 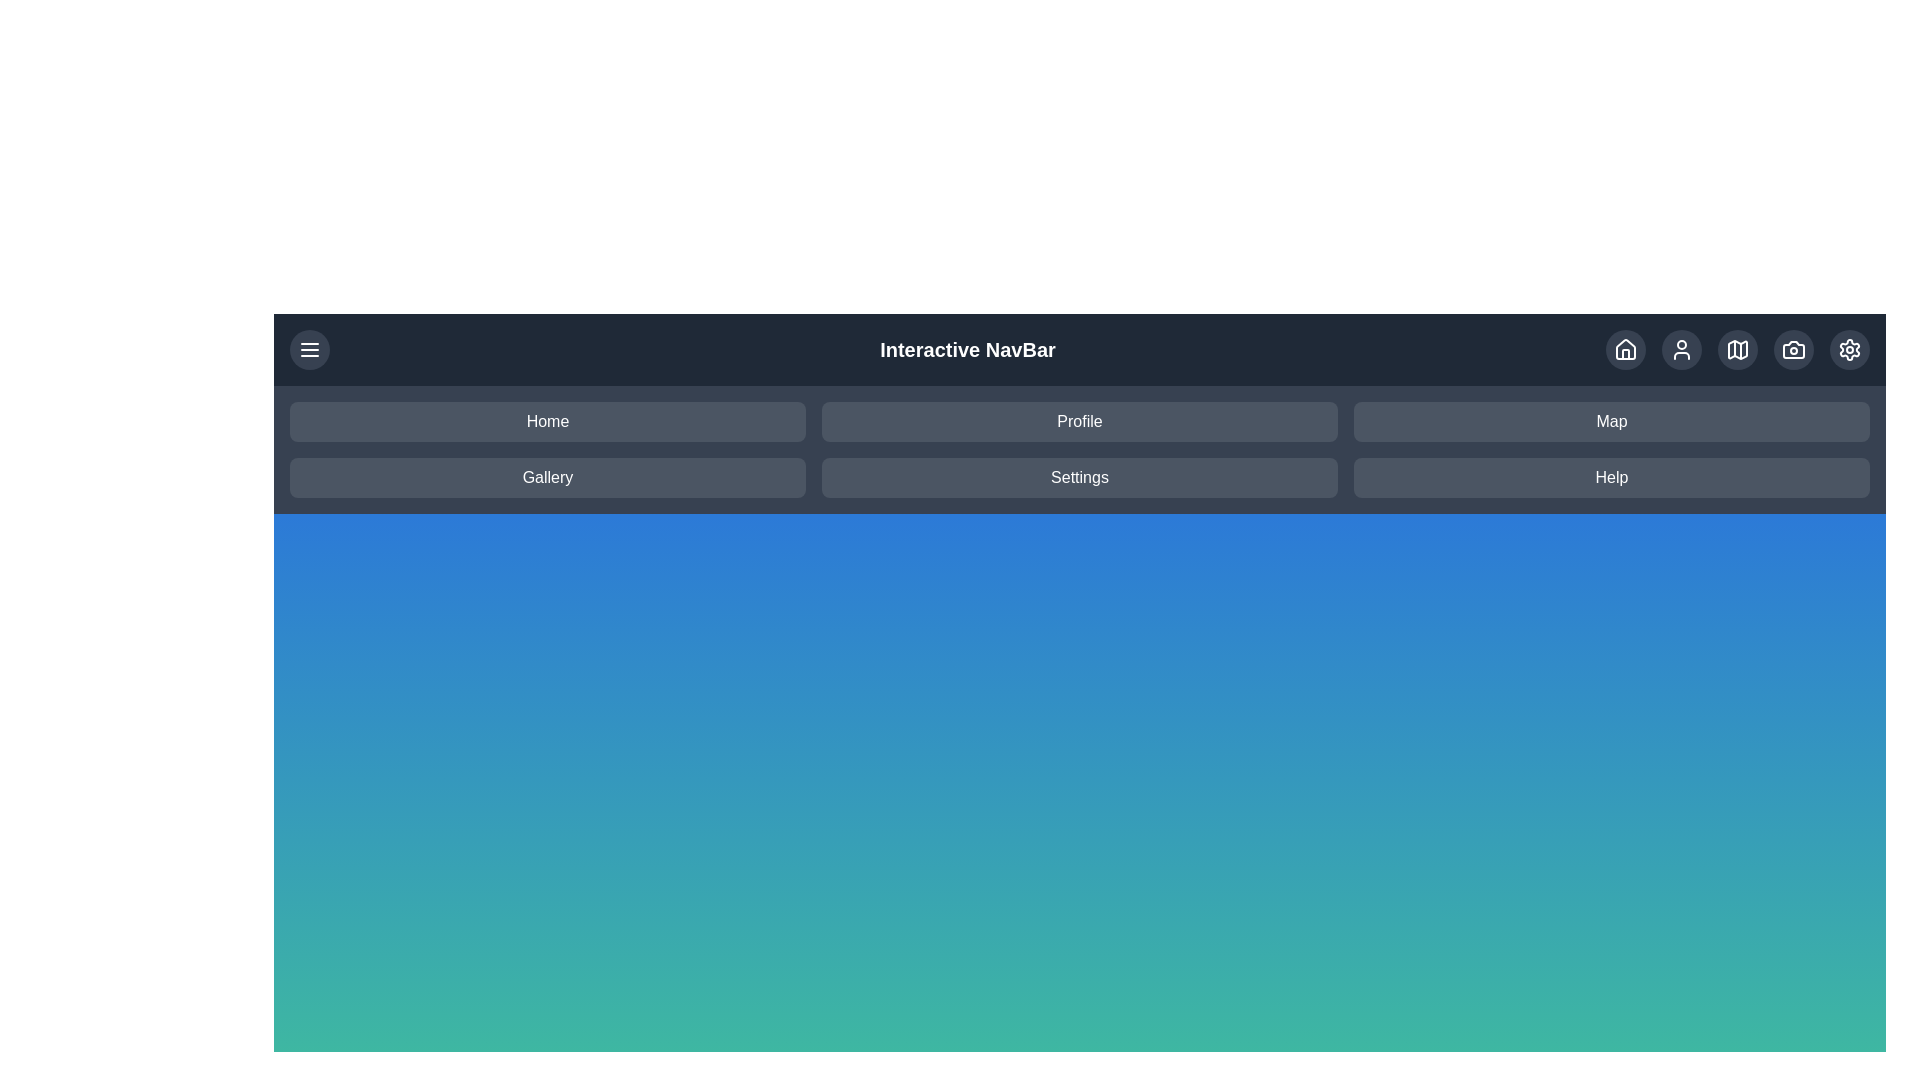 I want to click on the menu item labeled Home, so click(x=547, y=420).